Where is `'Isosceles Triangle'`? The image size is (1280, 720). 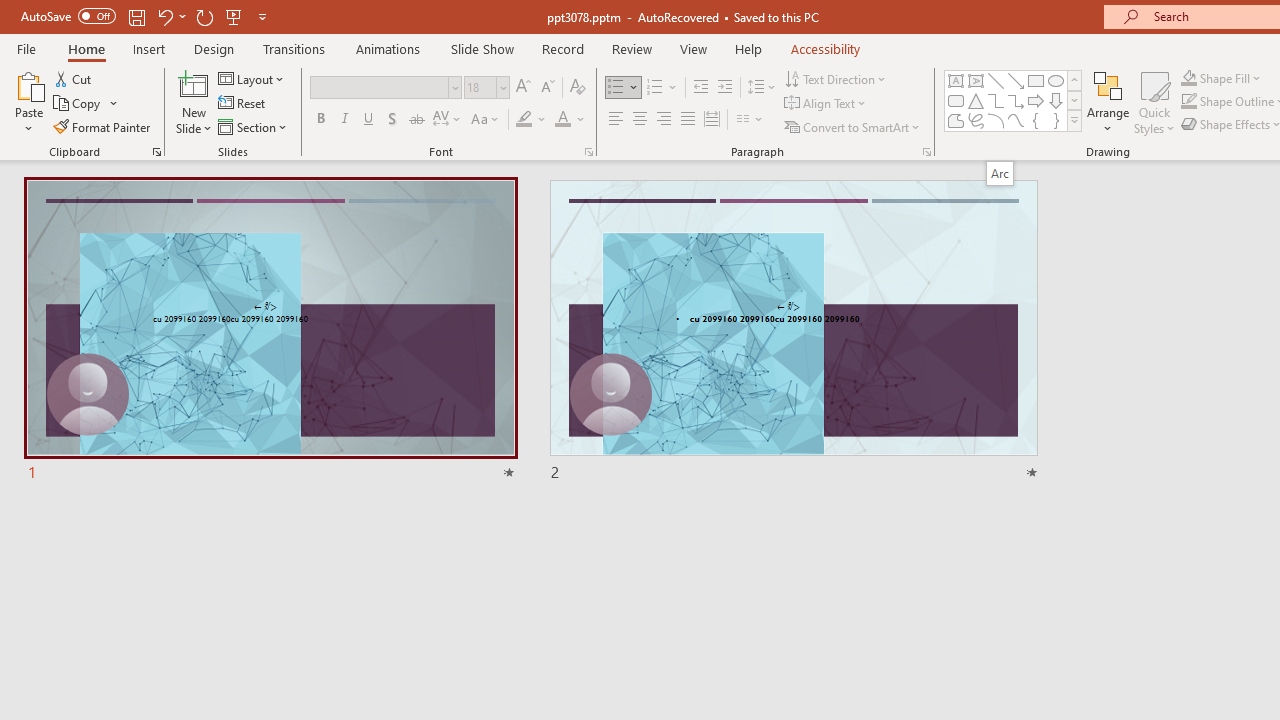
'Isosceles Triangle' is located at coordinates (976, 100).